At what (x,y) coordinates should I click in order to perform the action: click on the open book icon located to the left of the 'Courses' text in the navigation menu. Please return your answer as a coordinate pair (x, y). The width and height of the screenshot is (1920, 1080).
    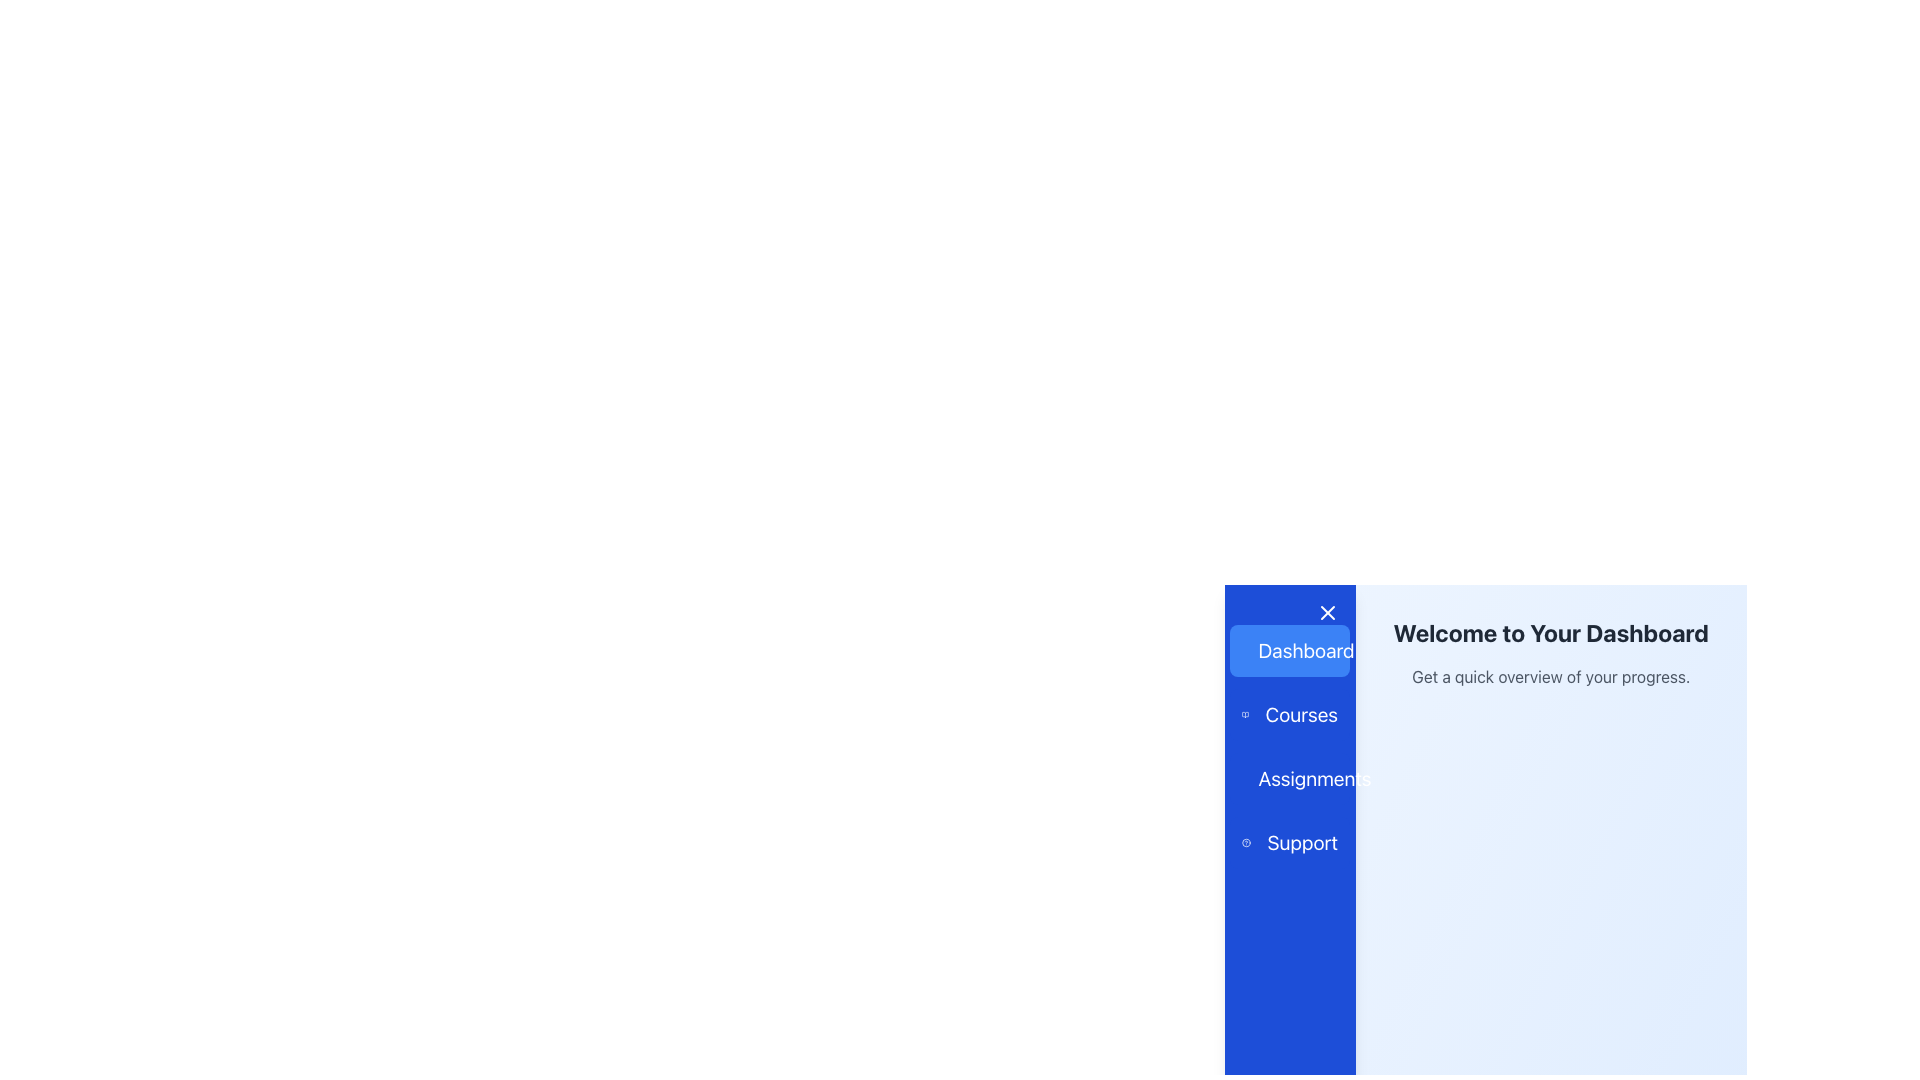
    Looking at the image, I should click on (1244, 713).